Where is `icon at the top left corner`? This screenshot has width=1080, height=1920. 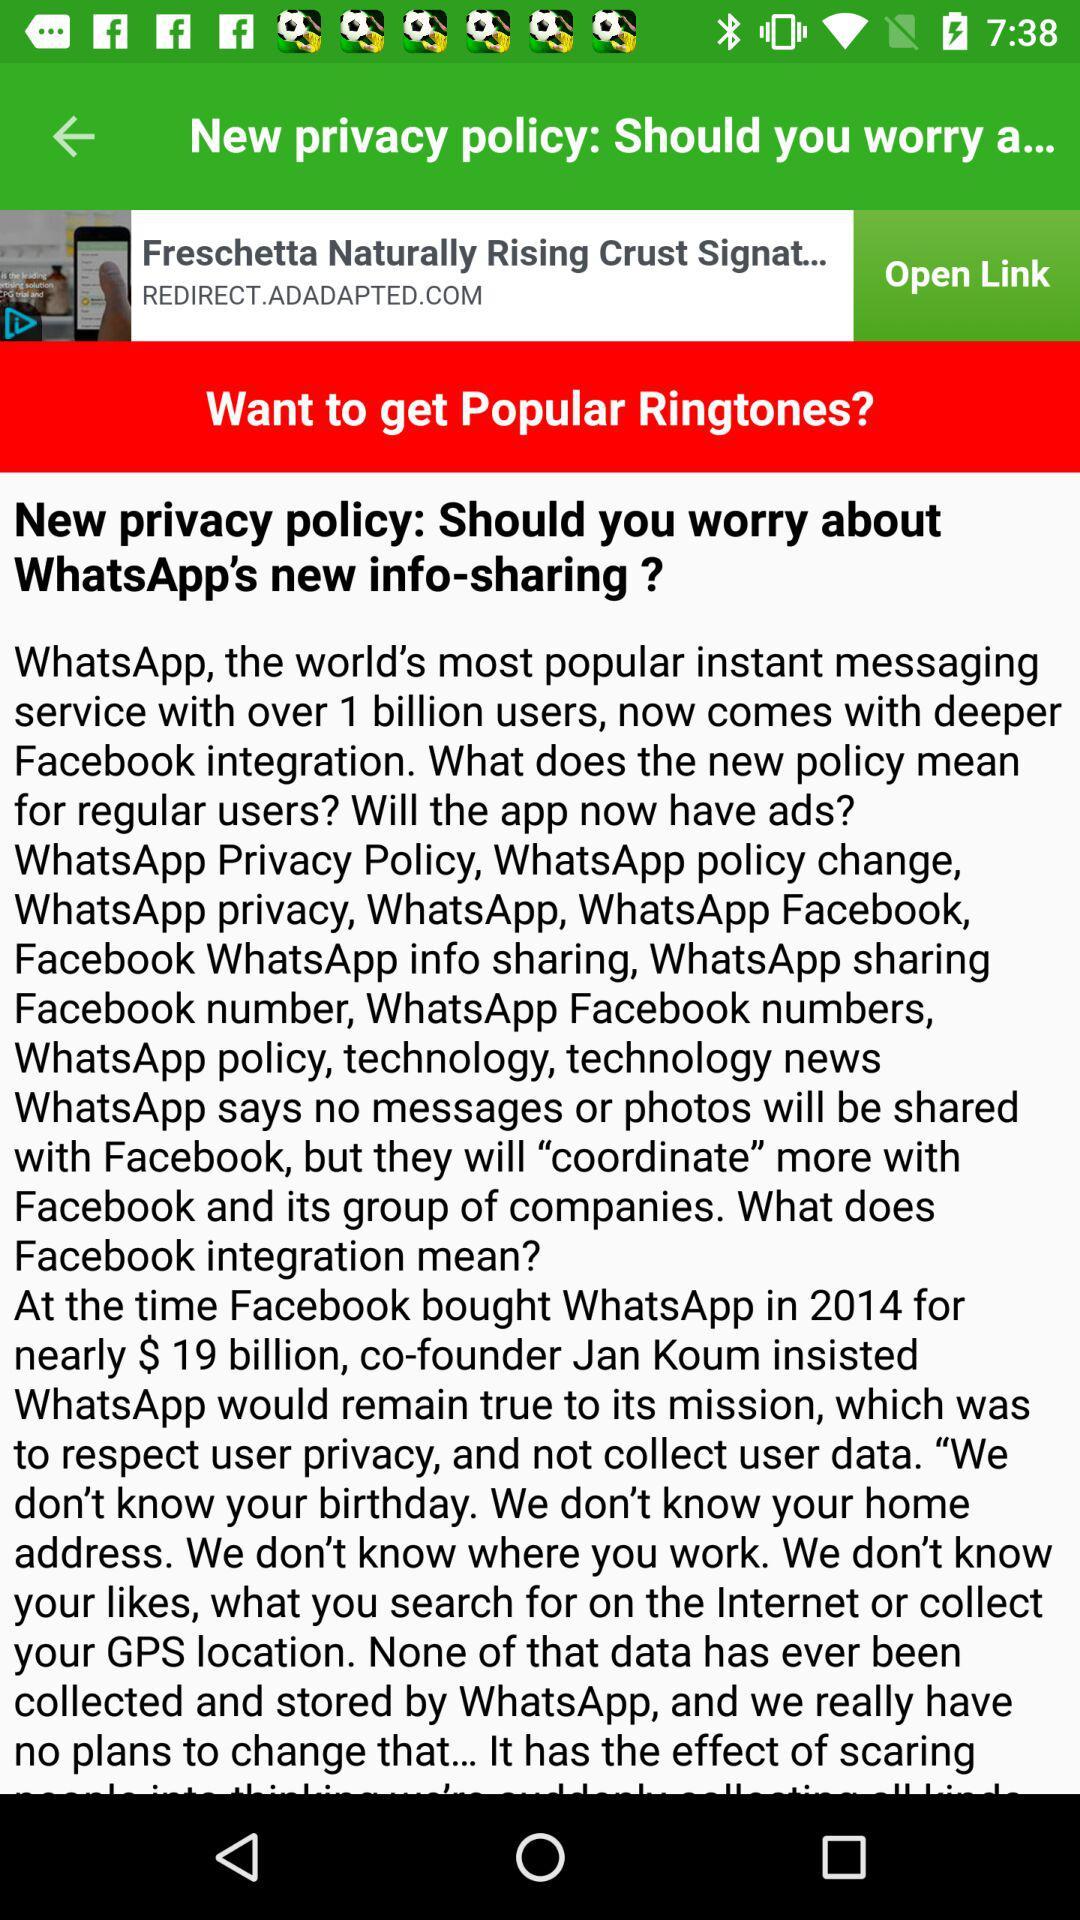
icon at the top left corner is located at coordinates (72, 135).